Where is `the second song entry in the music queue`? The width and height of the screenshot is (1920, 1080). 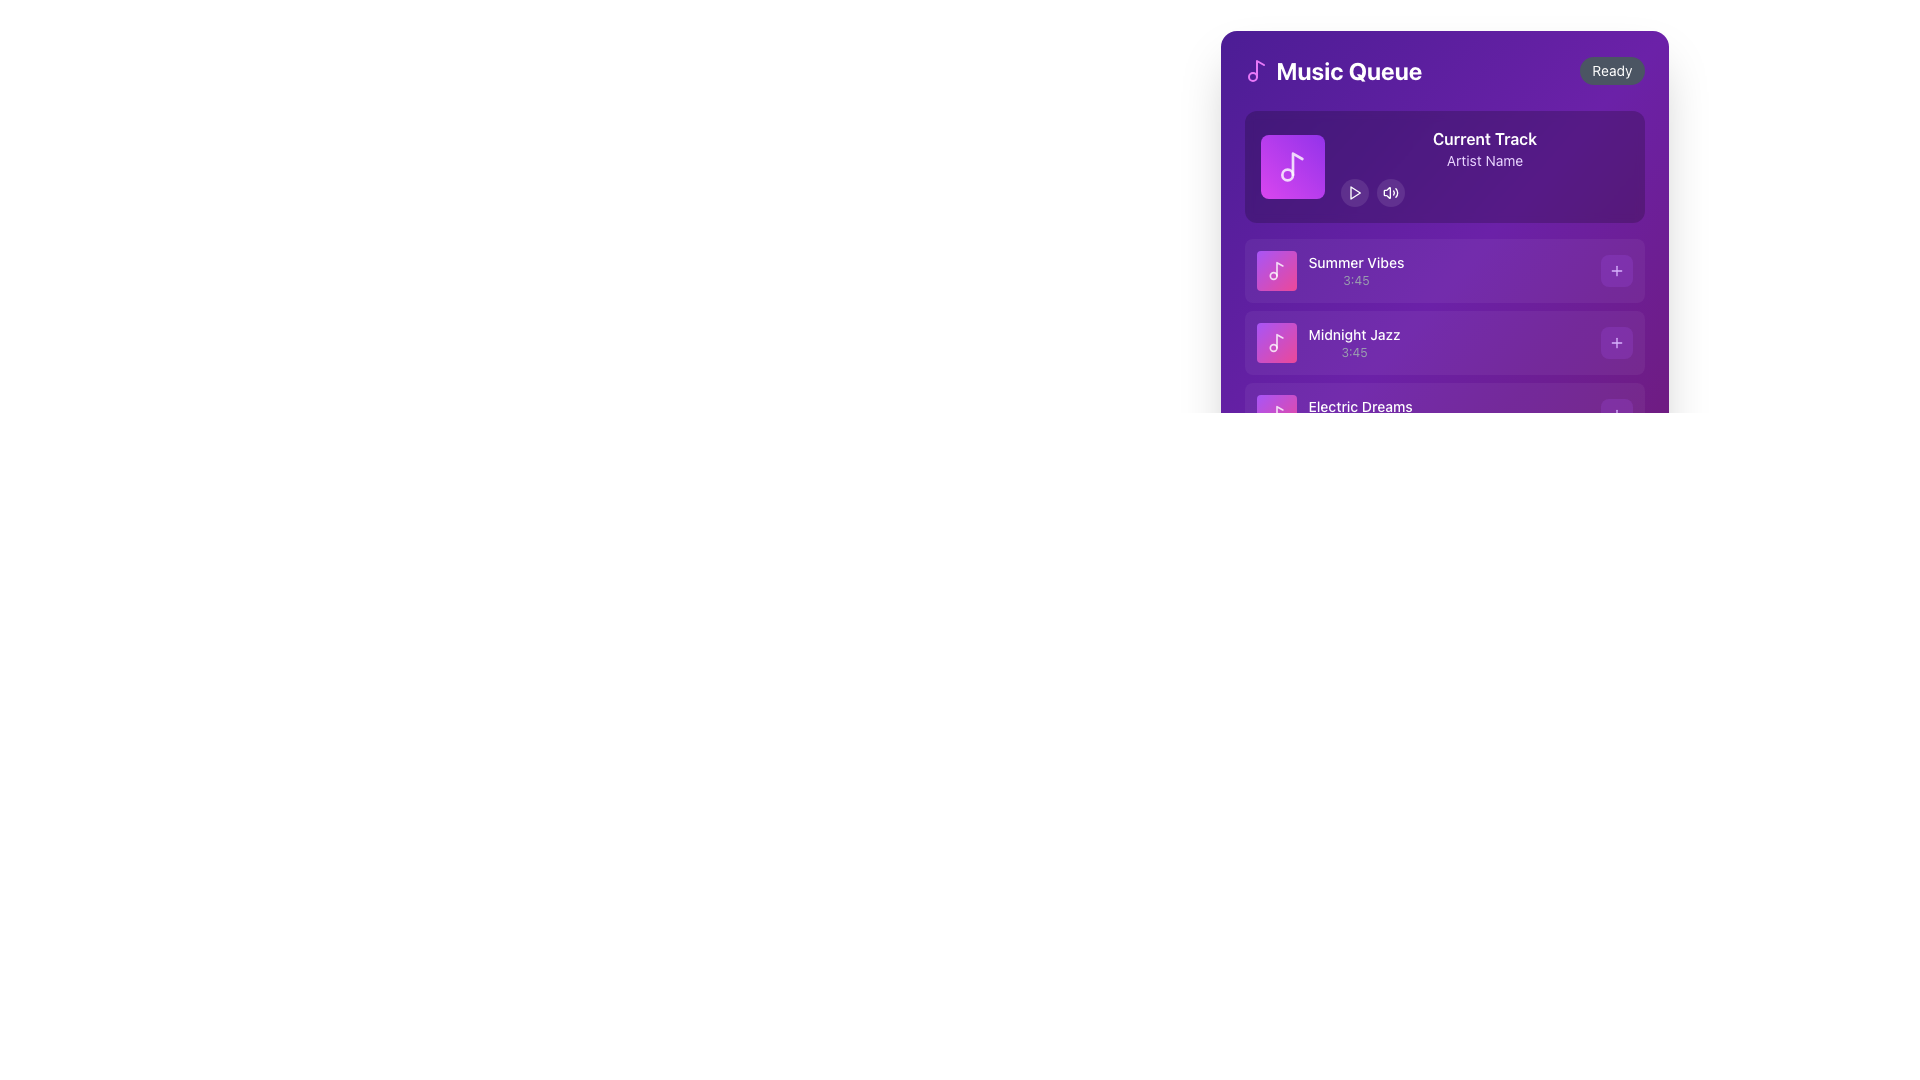 the second song entry in the music queue is located at coordinates (1444, 285).